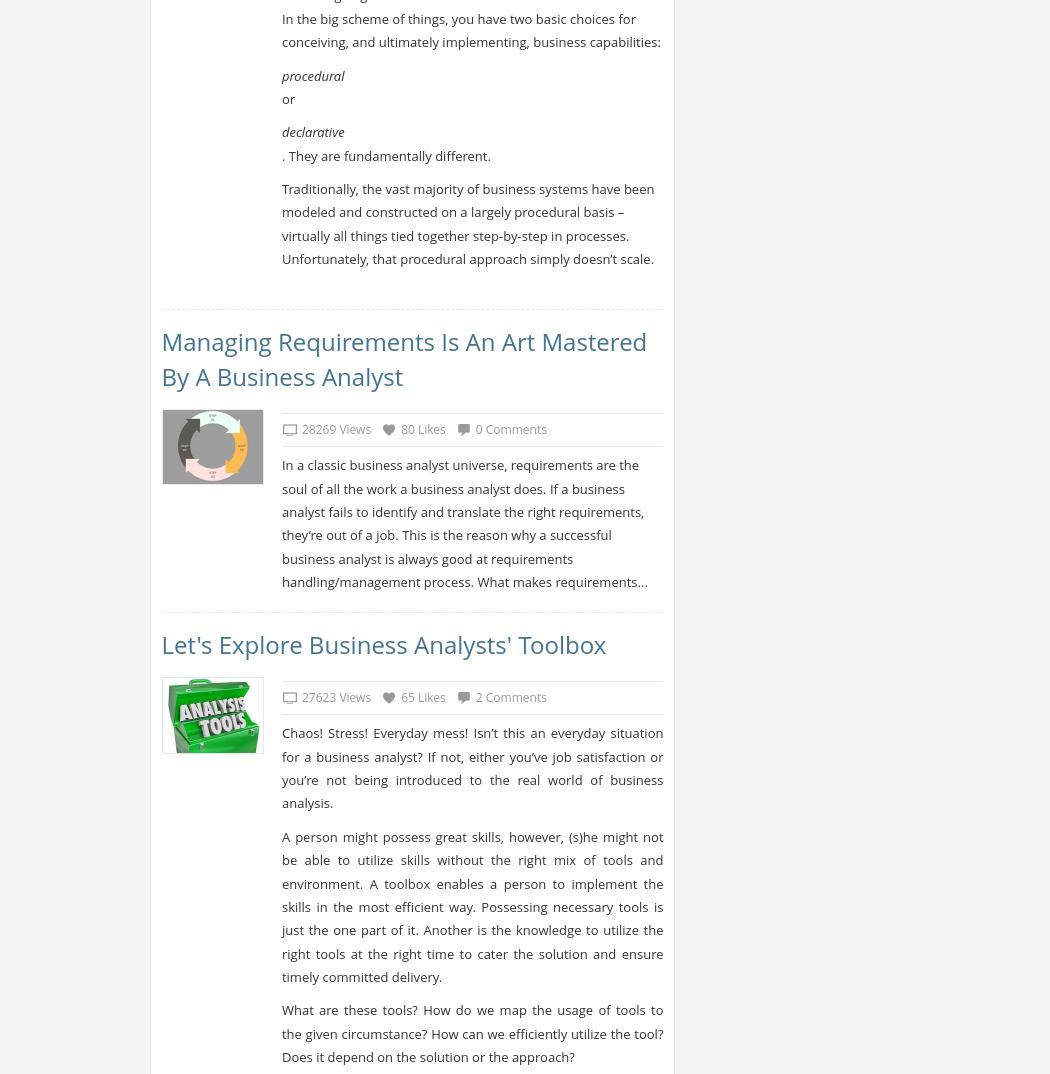 The height and width of the screenshot is (1074, 1050). Describe the element at coordinates (470, 28) in the screenshot. I see `'In the big scheme of things, you have two basic choices for conceiving, and ultimately implementing, business capabilities:'` at that location.